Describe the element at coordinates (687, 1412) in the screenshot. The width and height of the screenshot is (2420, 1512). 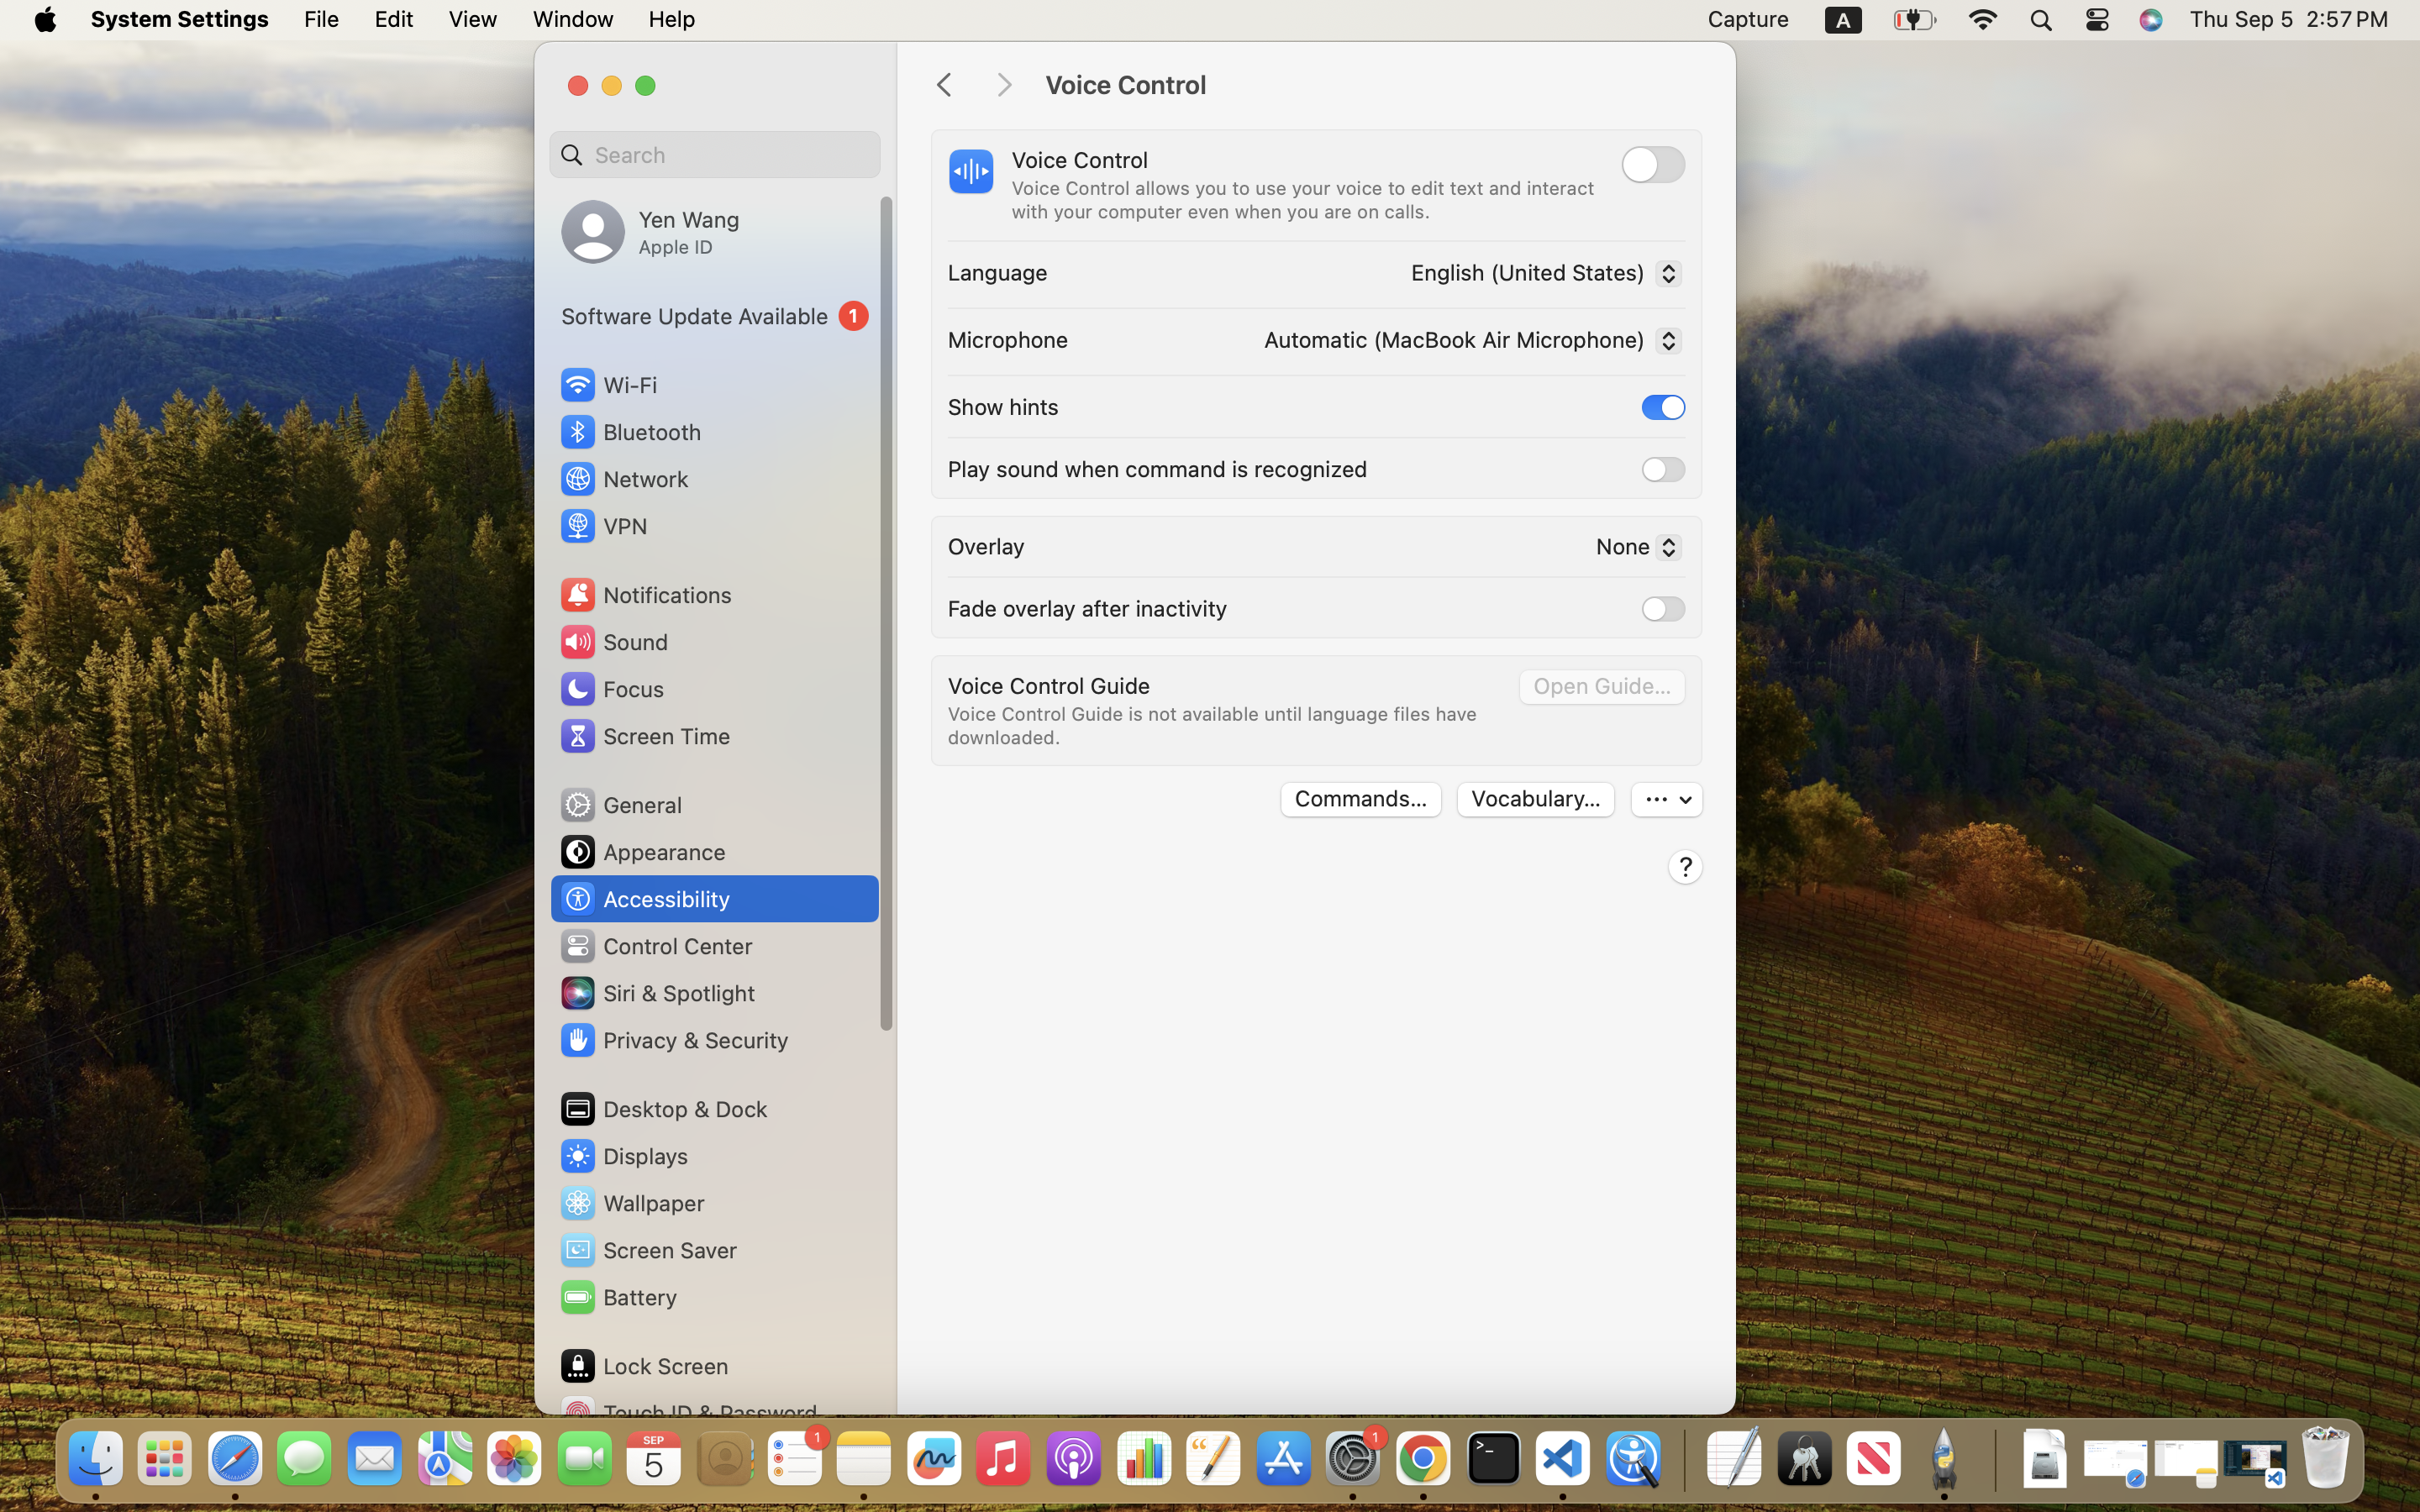
I see `'Touch ID & Password'` at that location.